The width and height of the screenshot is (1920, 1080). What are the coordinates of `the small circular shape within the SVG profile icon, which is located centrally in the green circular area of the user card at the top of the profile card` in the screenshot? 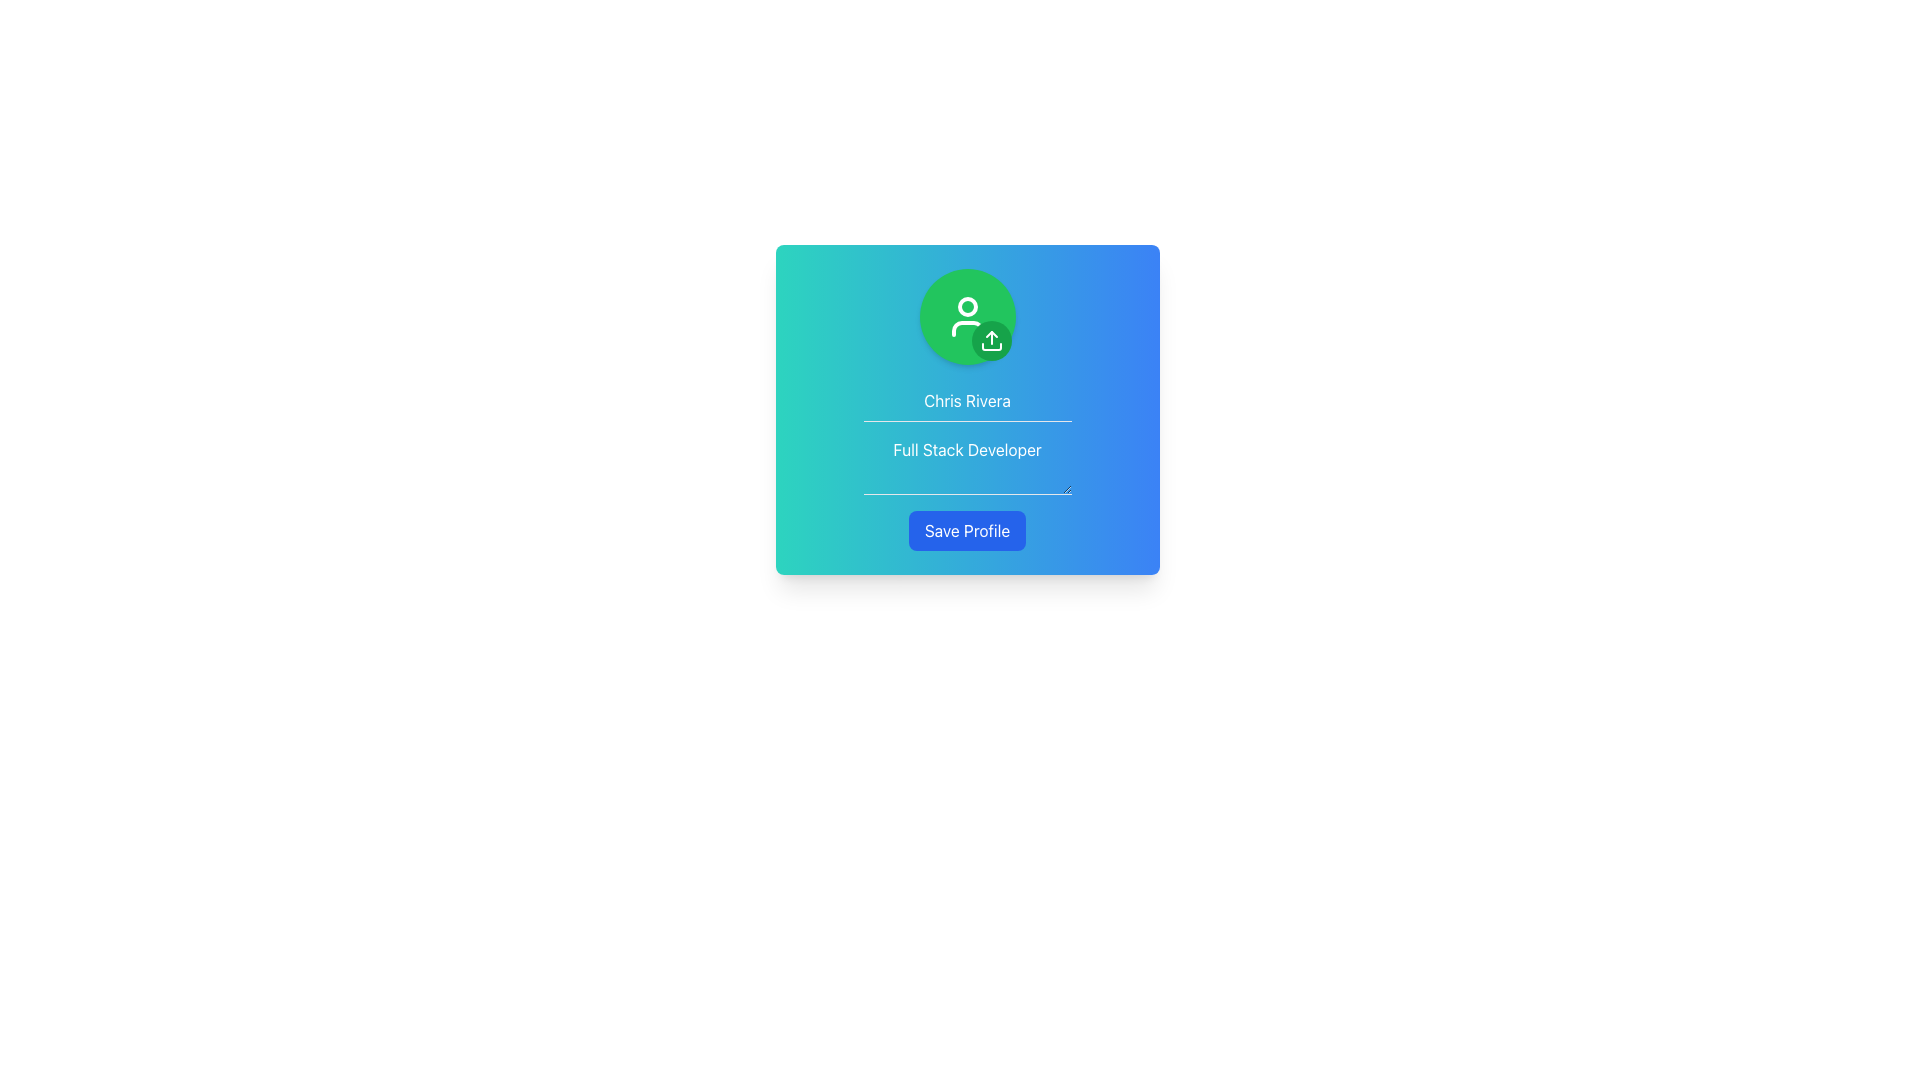 It's located at (967, 307).